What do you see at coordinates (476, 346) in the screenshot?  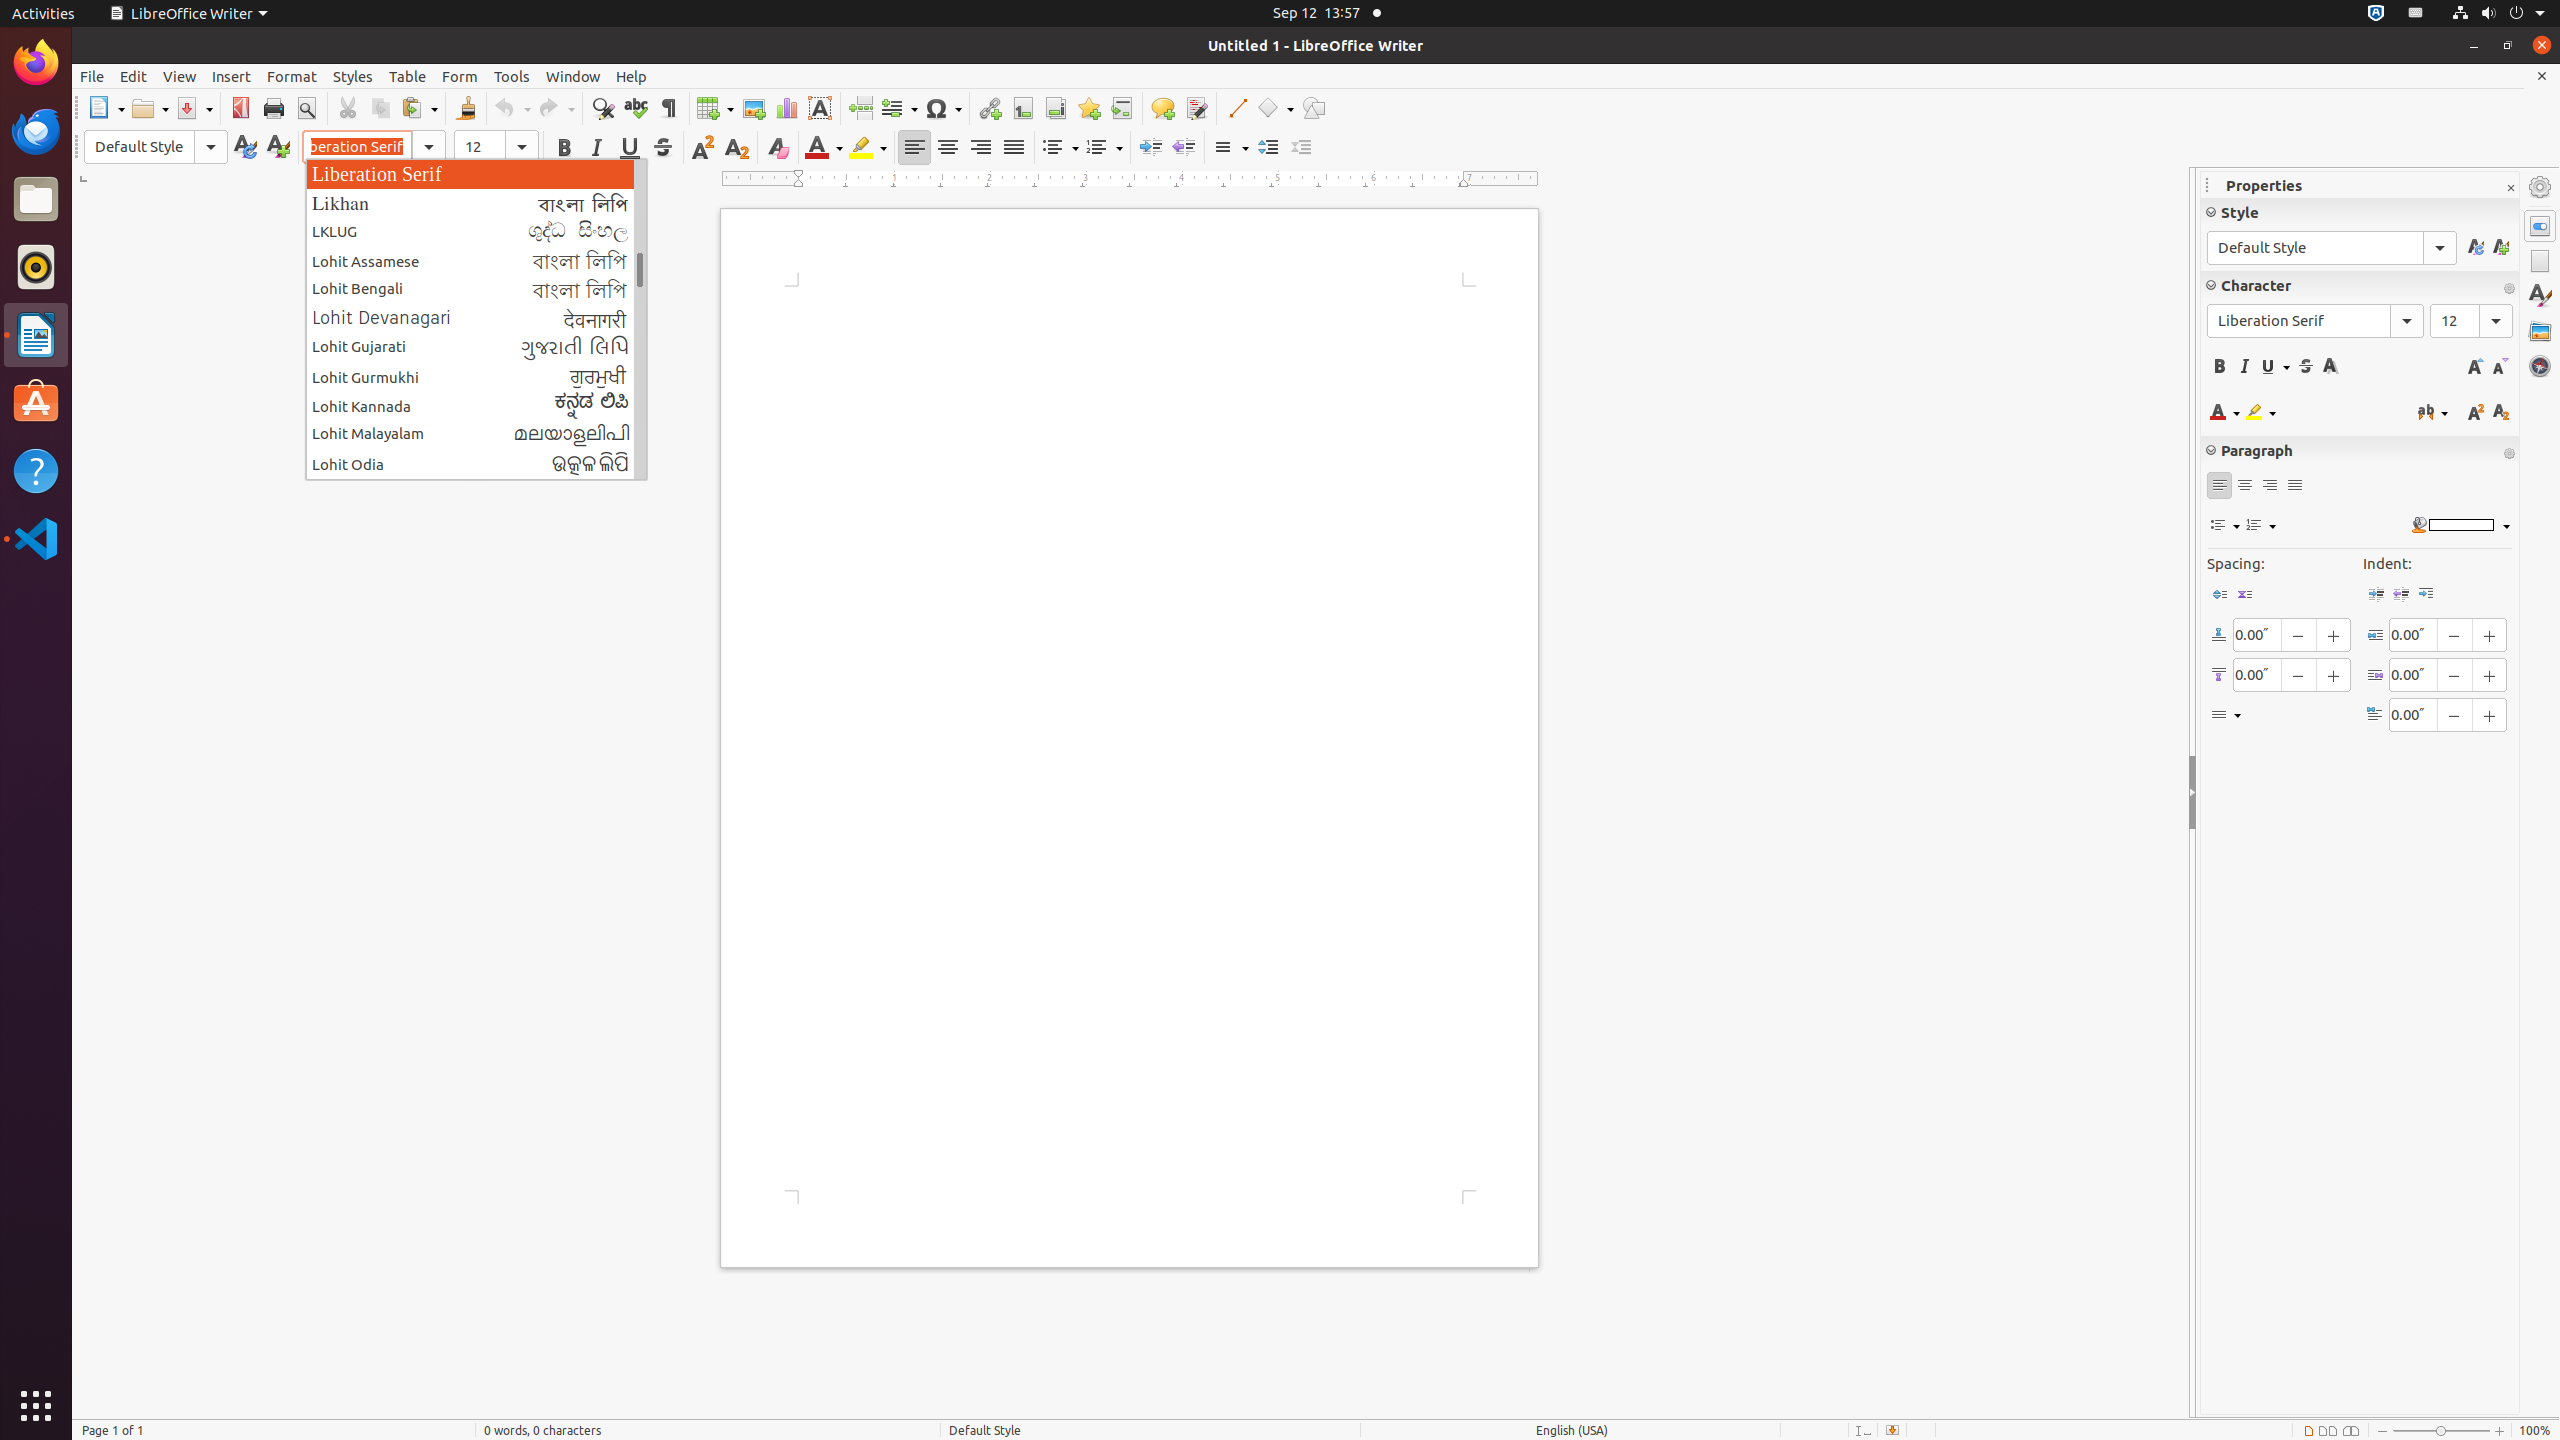 I see `'Lohit Gujarati'` at bounding box center [476, 346].